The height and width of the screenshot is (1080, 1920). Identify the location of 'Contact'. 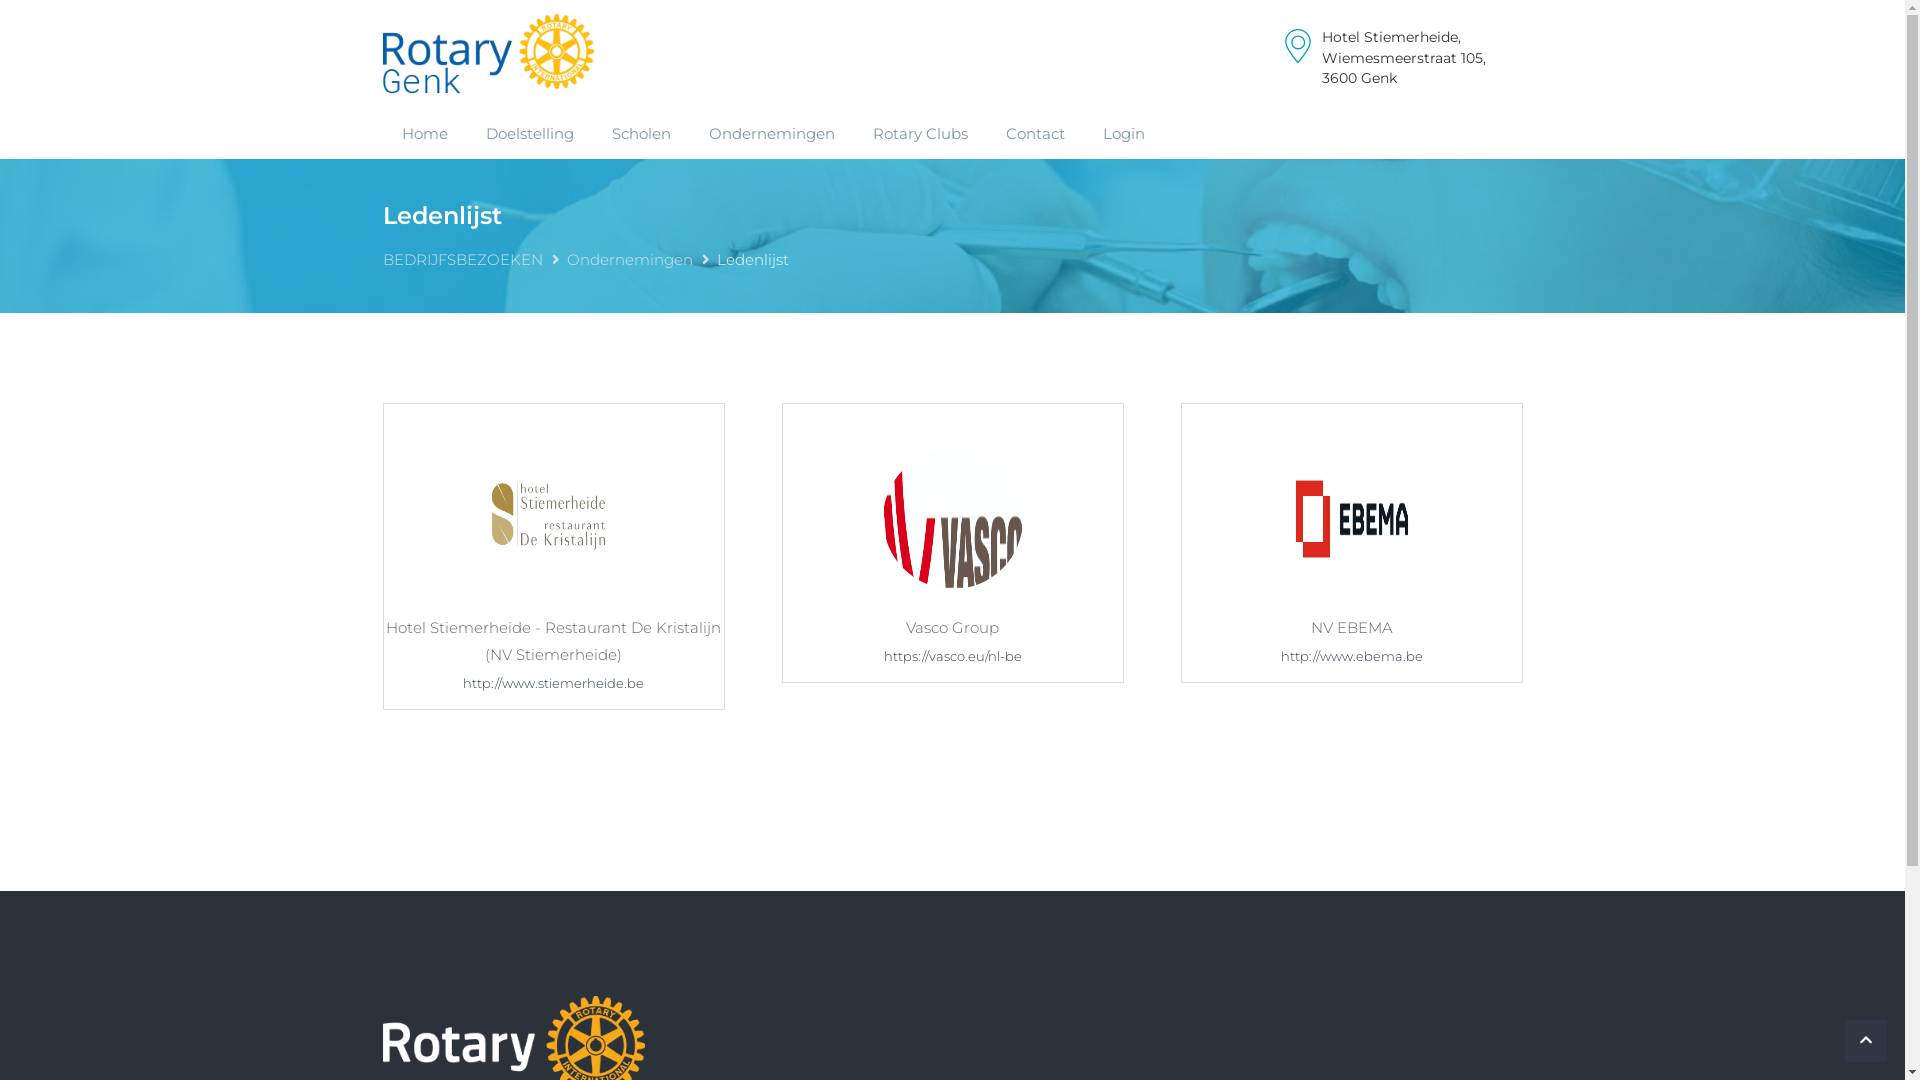
(1034, 133).